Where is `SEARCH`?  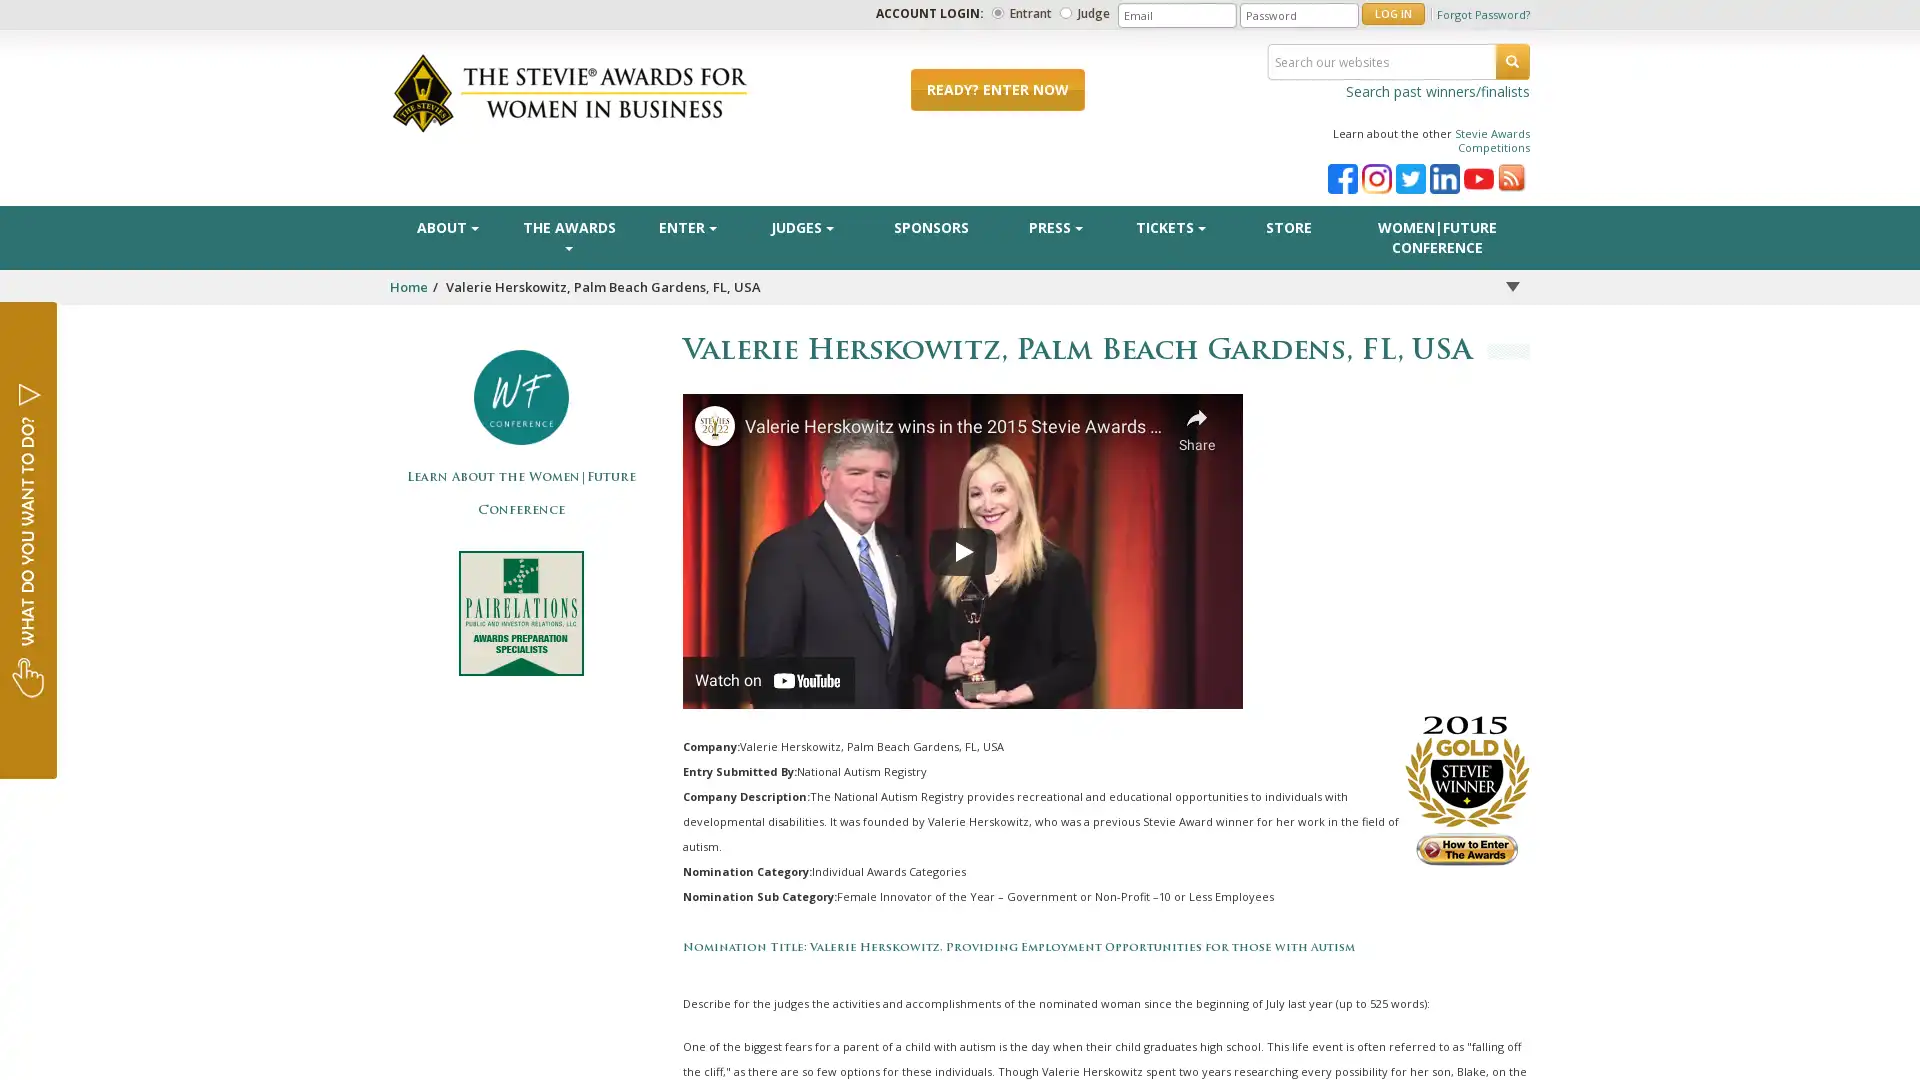
SEARCH is located at coordinates (1512, 60).